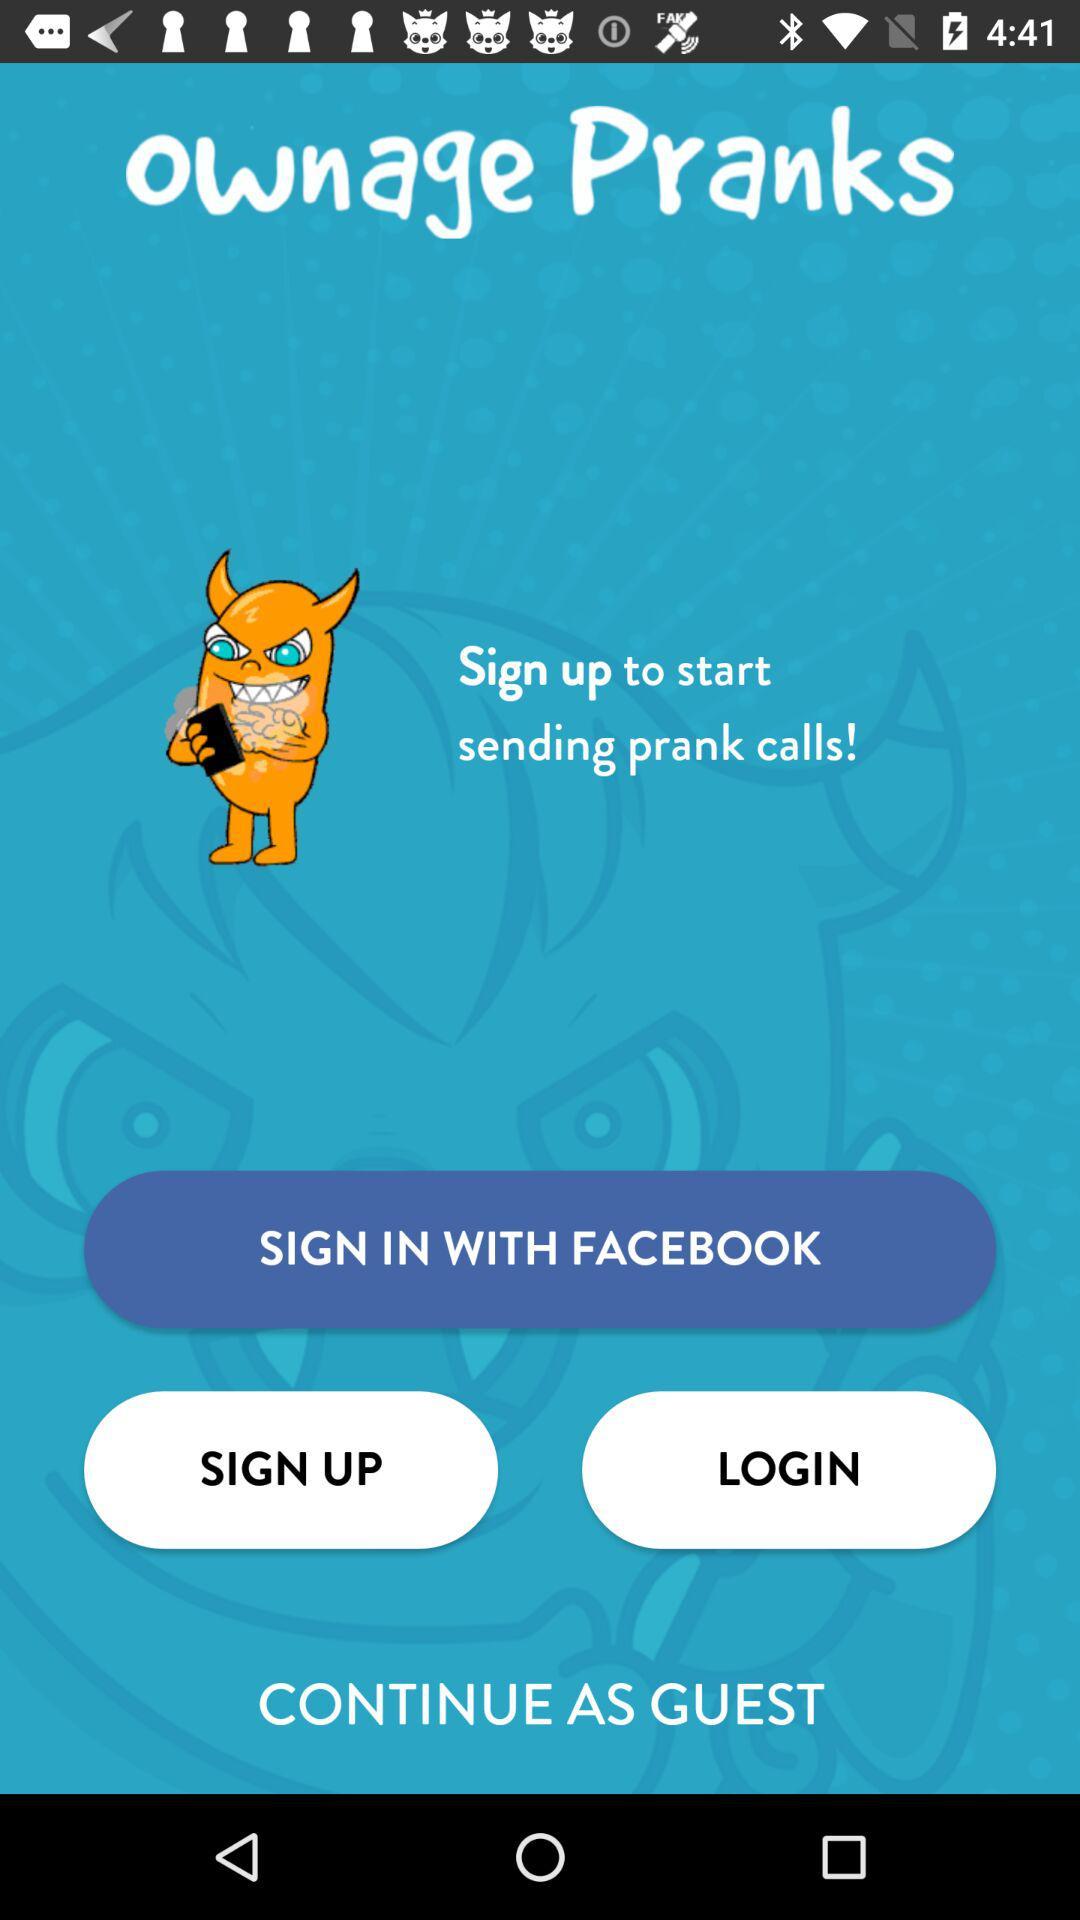 This screenshot has width=1080, height=1920. What do you see at coordinates (540, 1248) in the screenshot?
I see `sign in with` at bounding box center [540, 1248].